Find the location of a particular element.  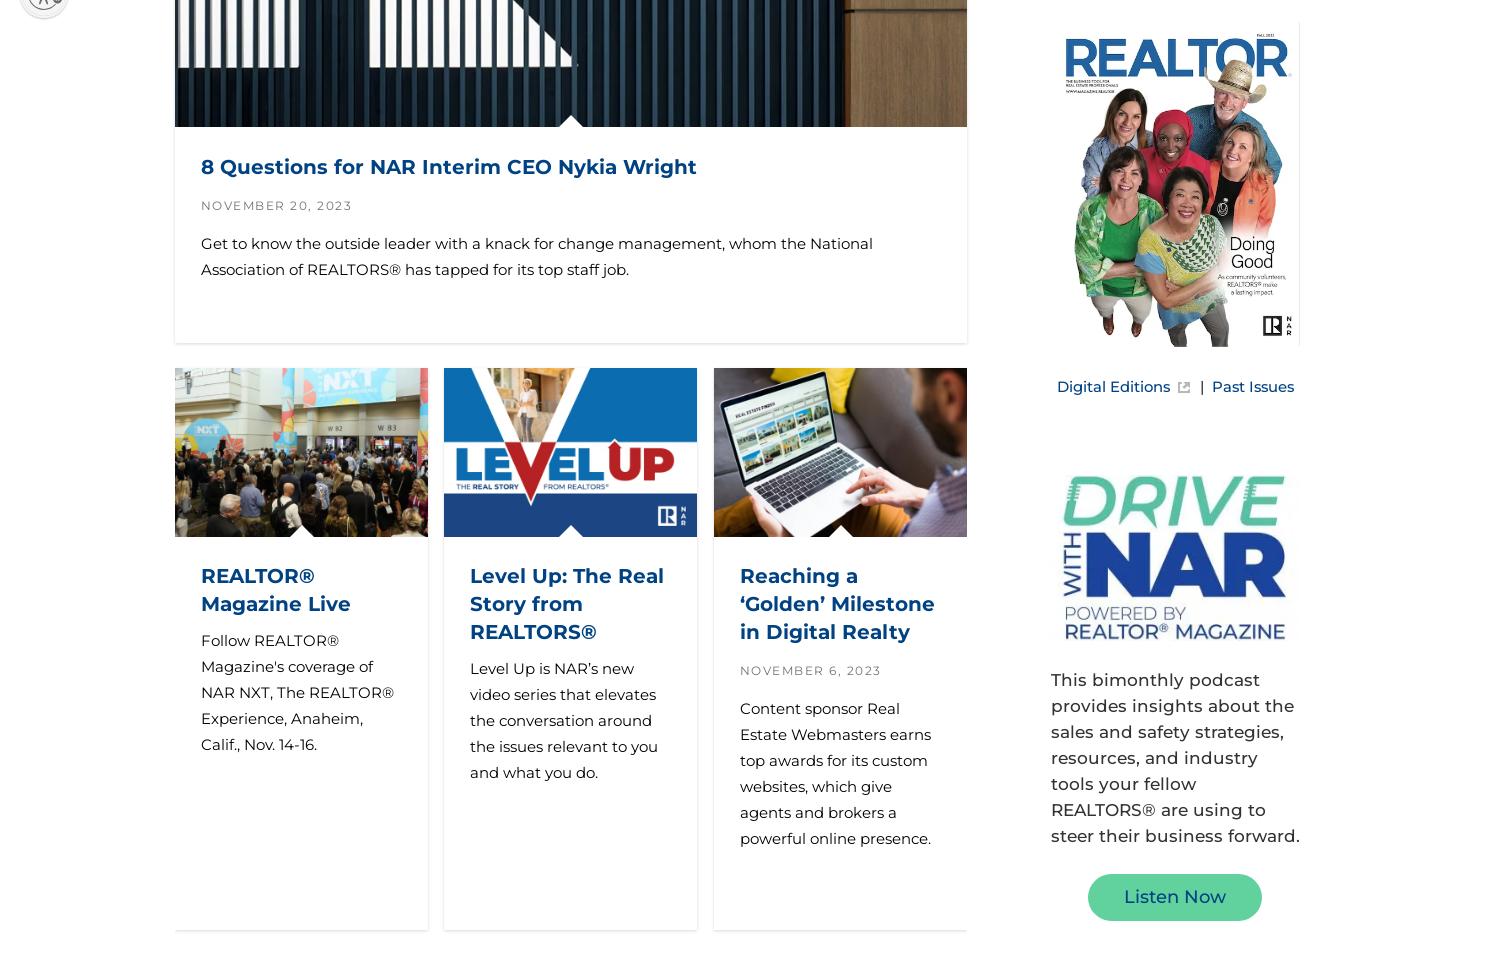

'Digital Editions' is located at coordinates (1111, 384).